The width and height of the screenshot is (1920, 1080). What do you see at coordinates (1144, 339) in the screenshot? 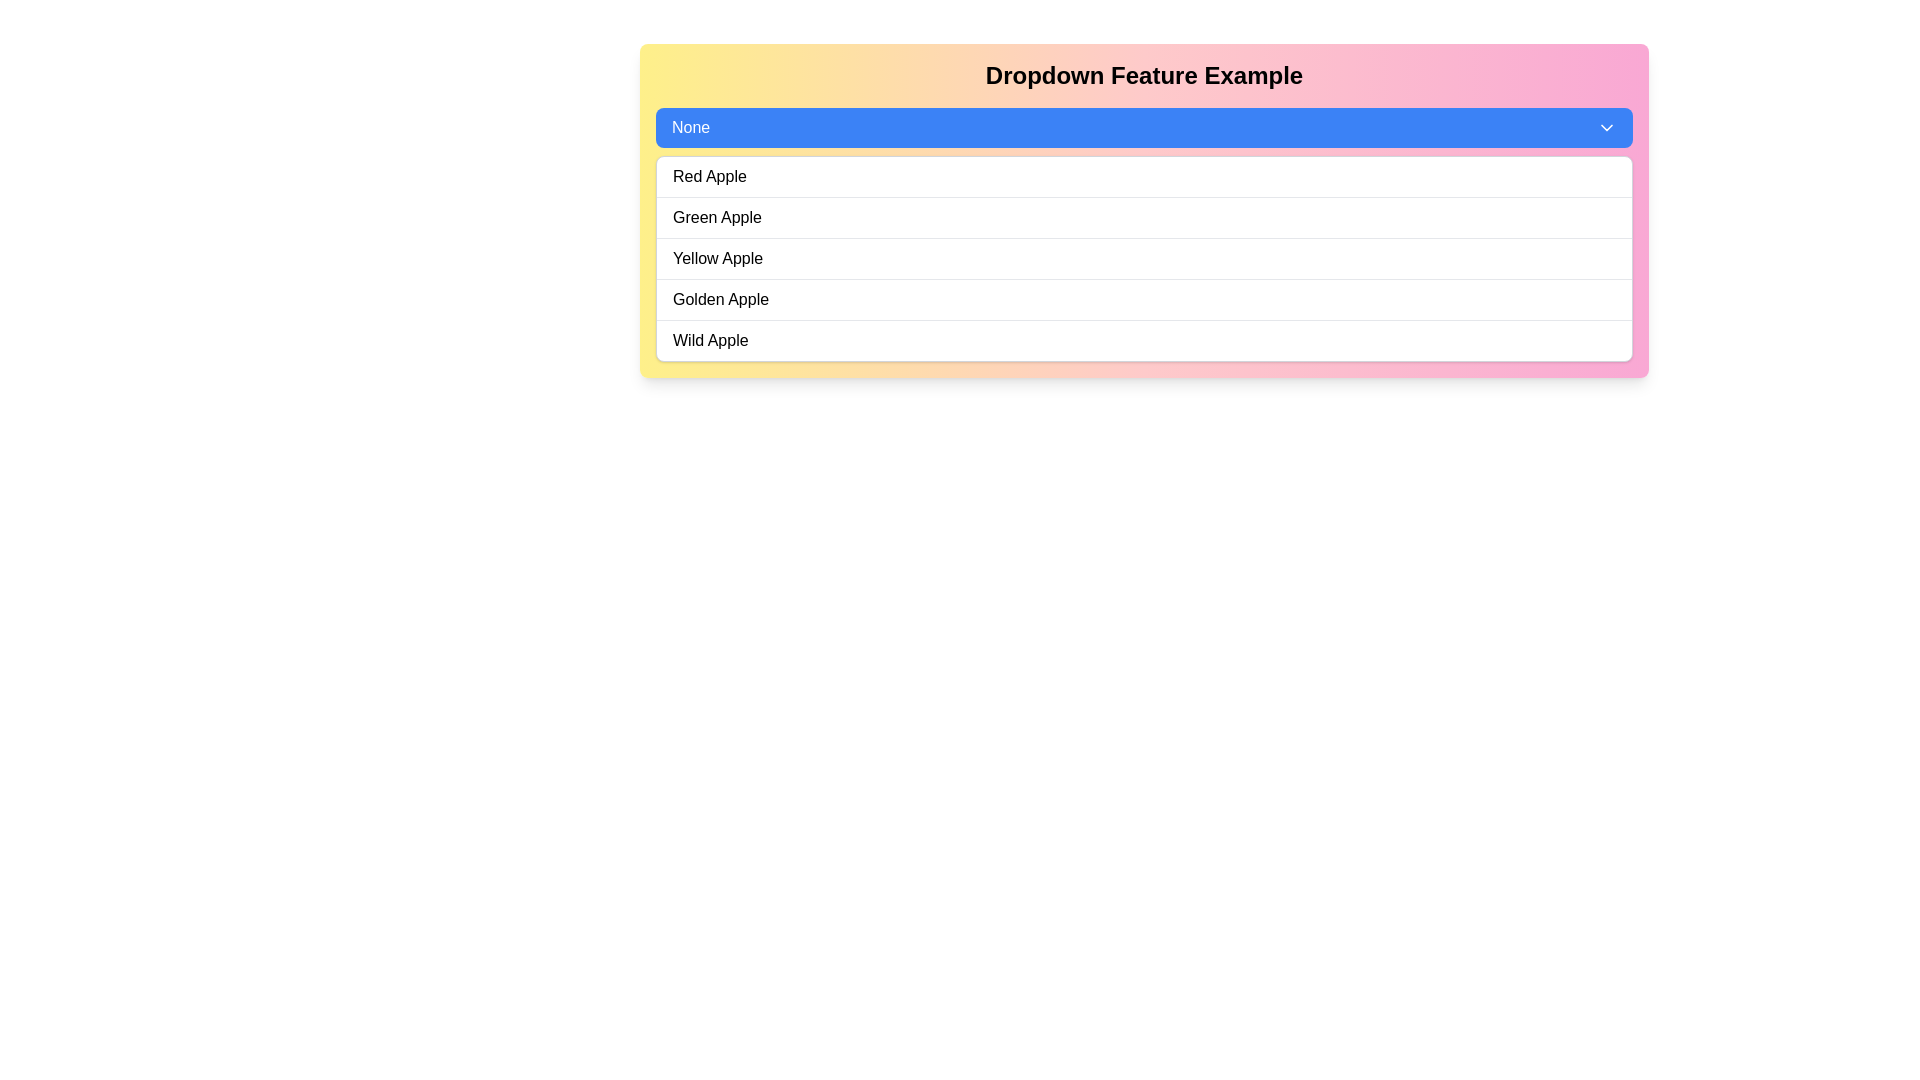
I see `the 'Wild Apple' option in the dropdown menu, which is the last item in the list` at bounding box center [1144, 339].